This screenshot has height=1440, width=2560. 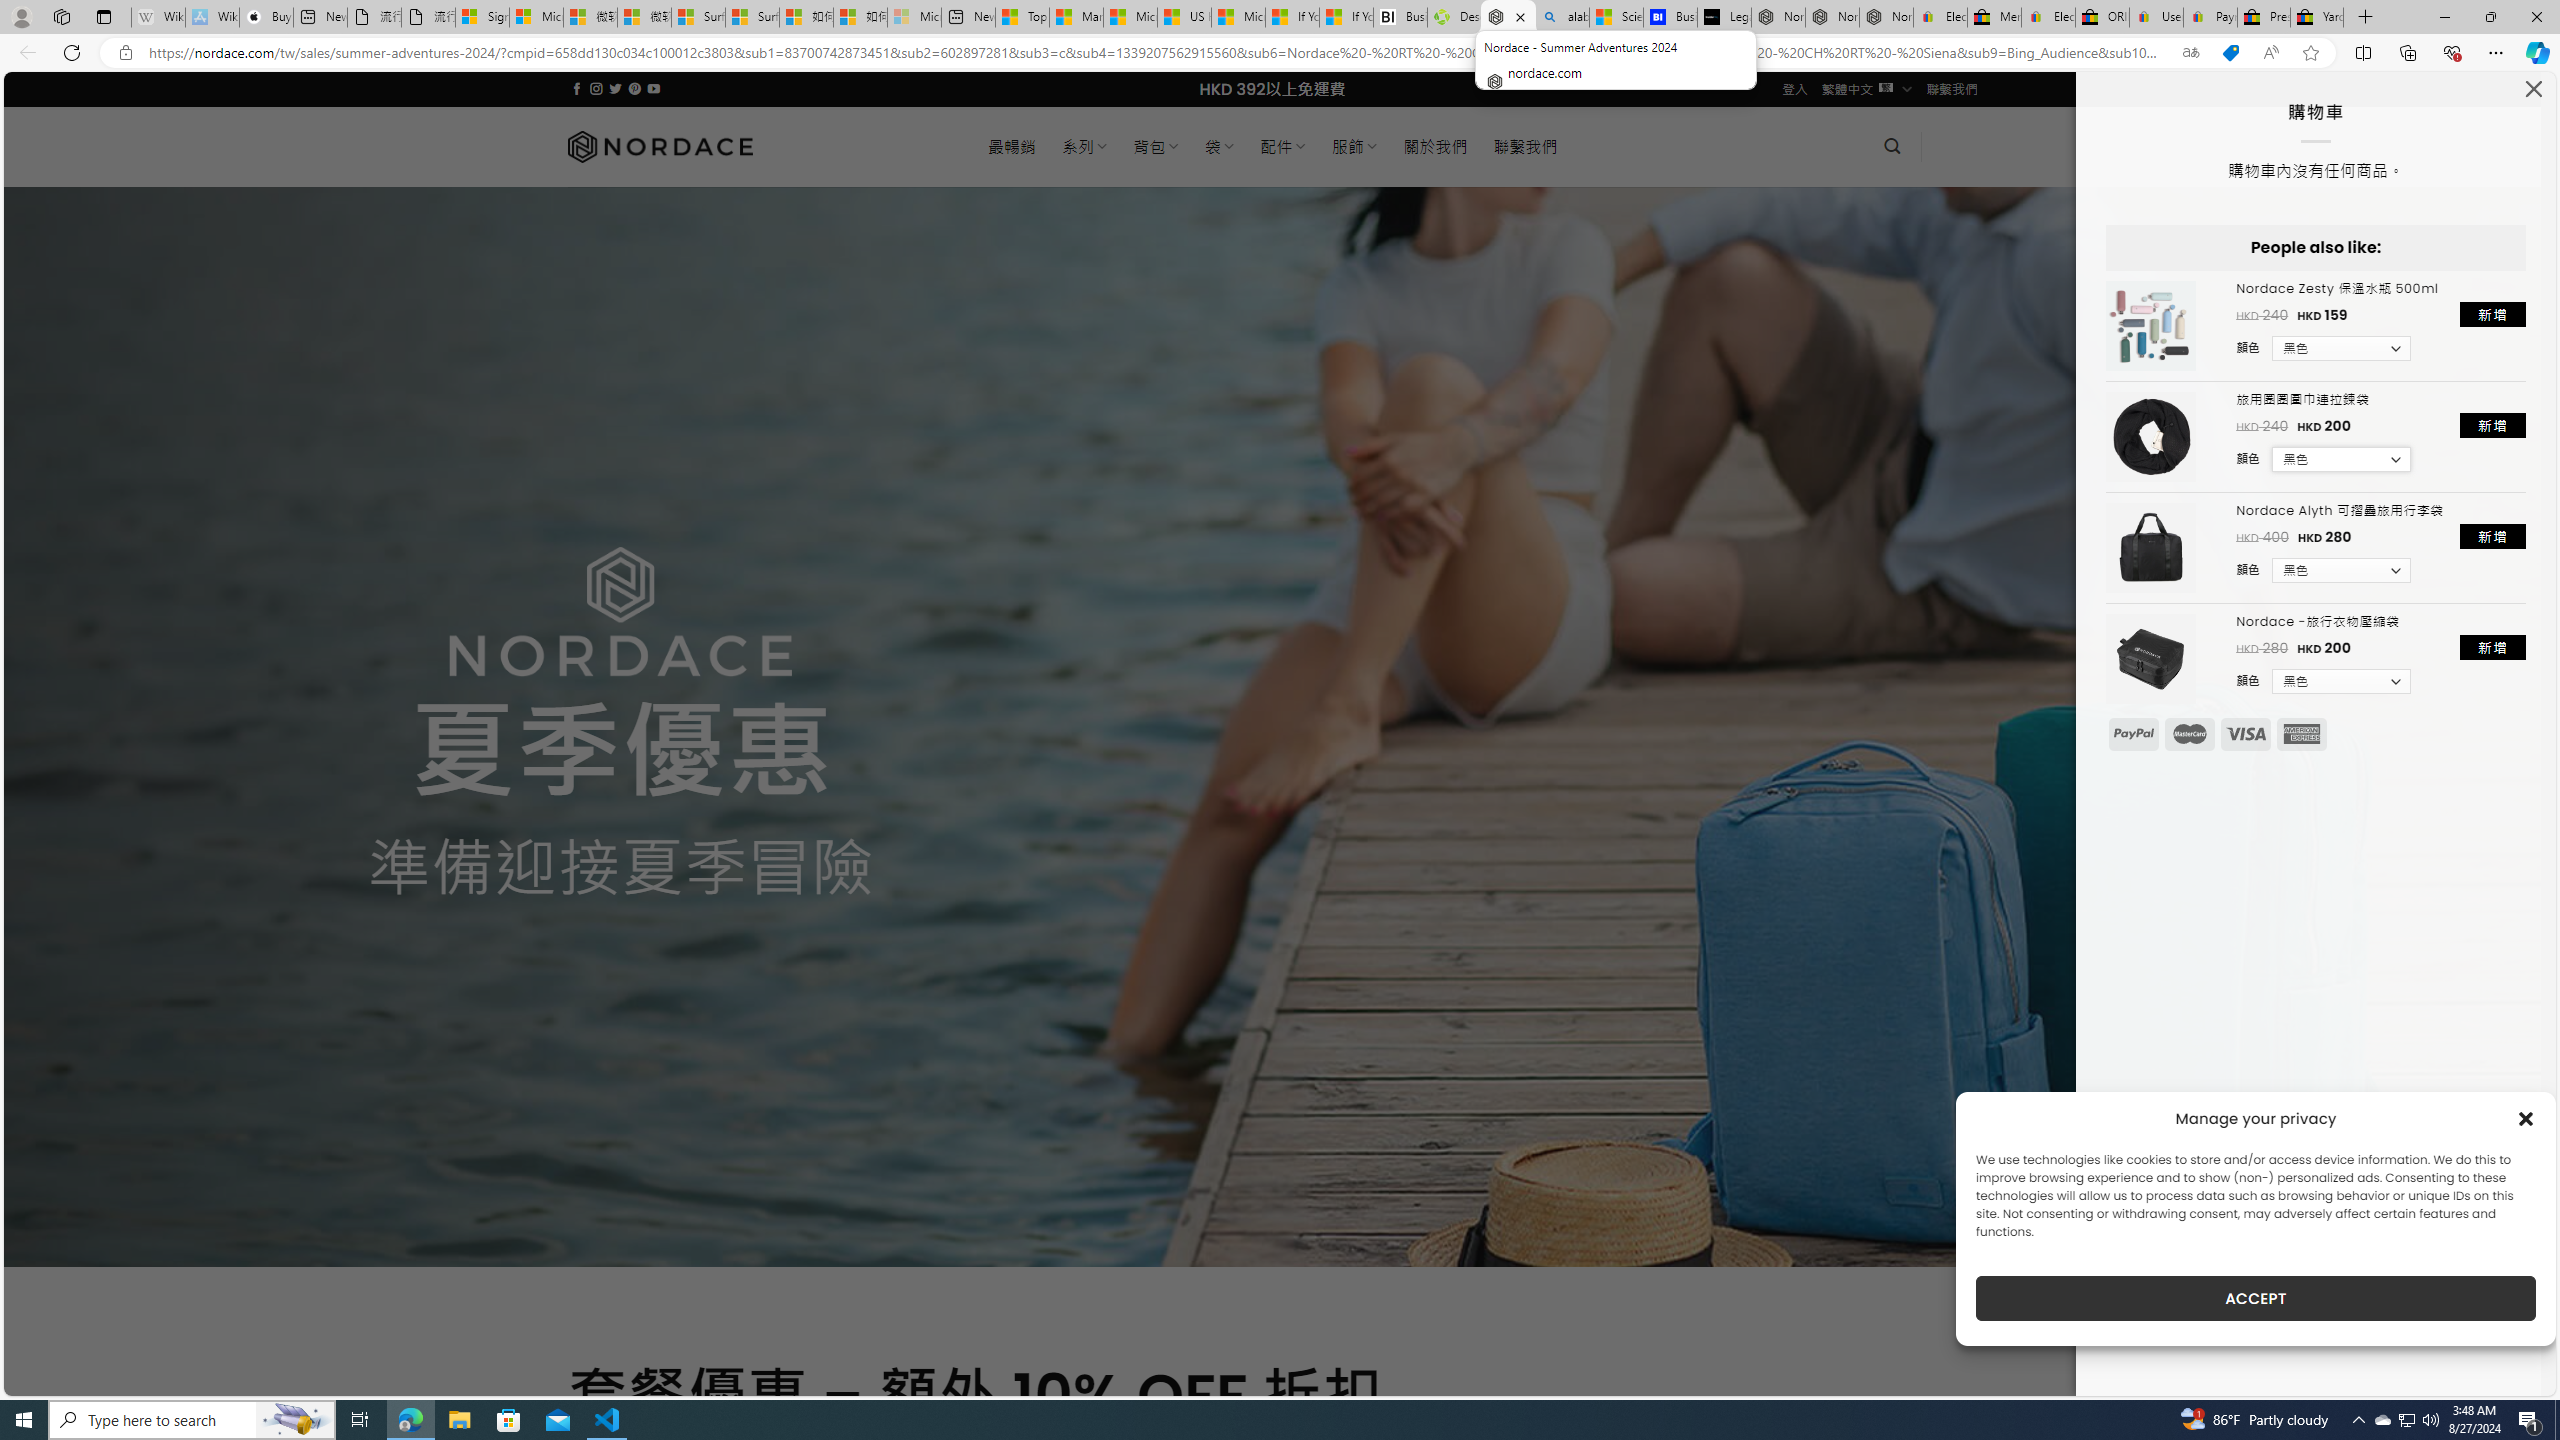 What do you see at coordinates (2190, 53) in the screenshot?
I see `'Show translate options'` at bounding box center [2190, 53].